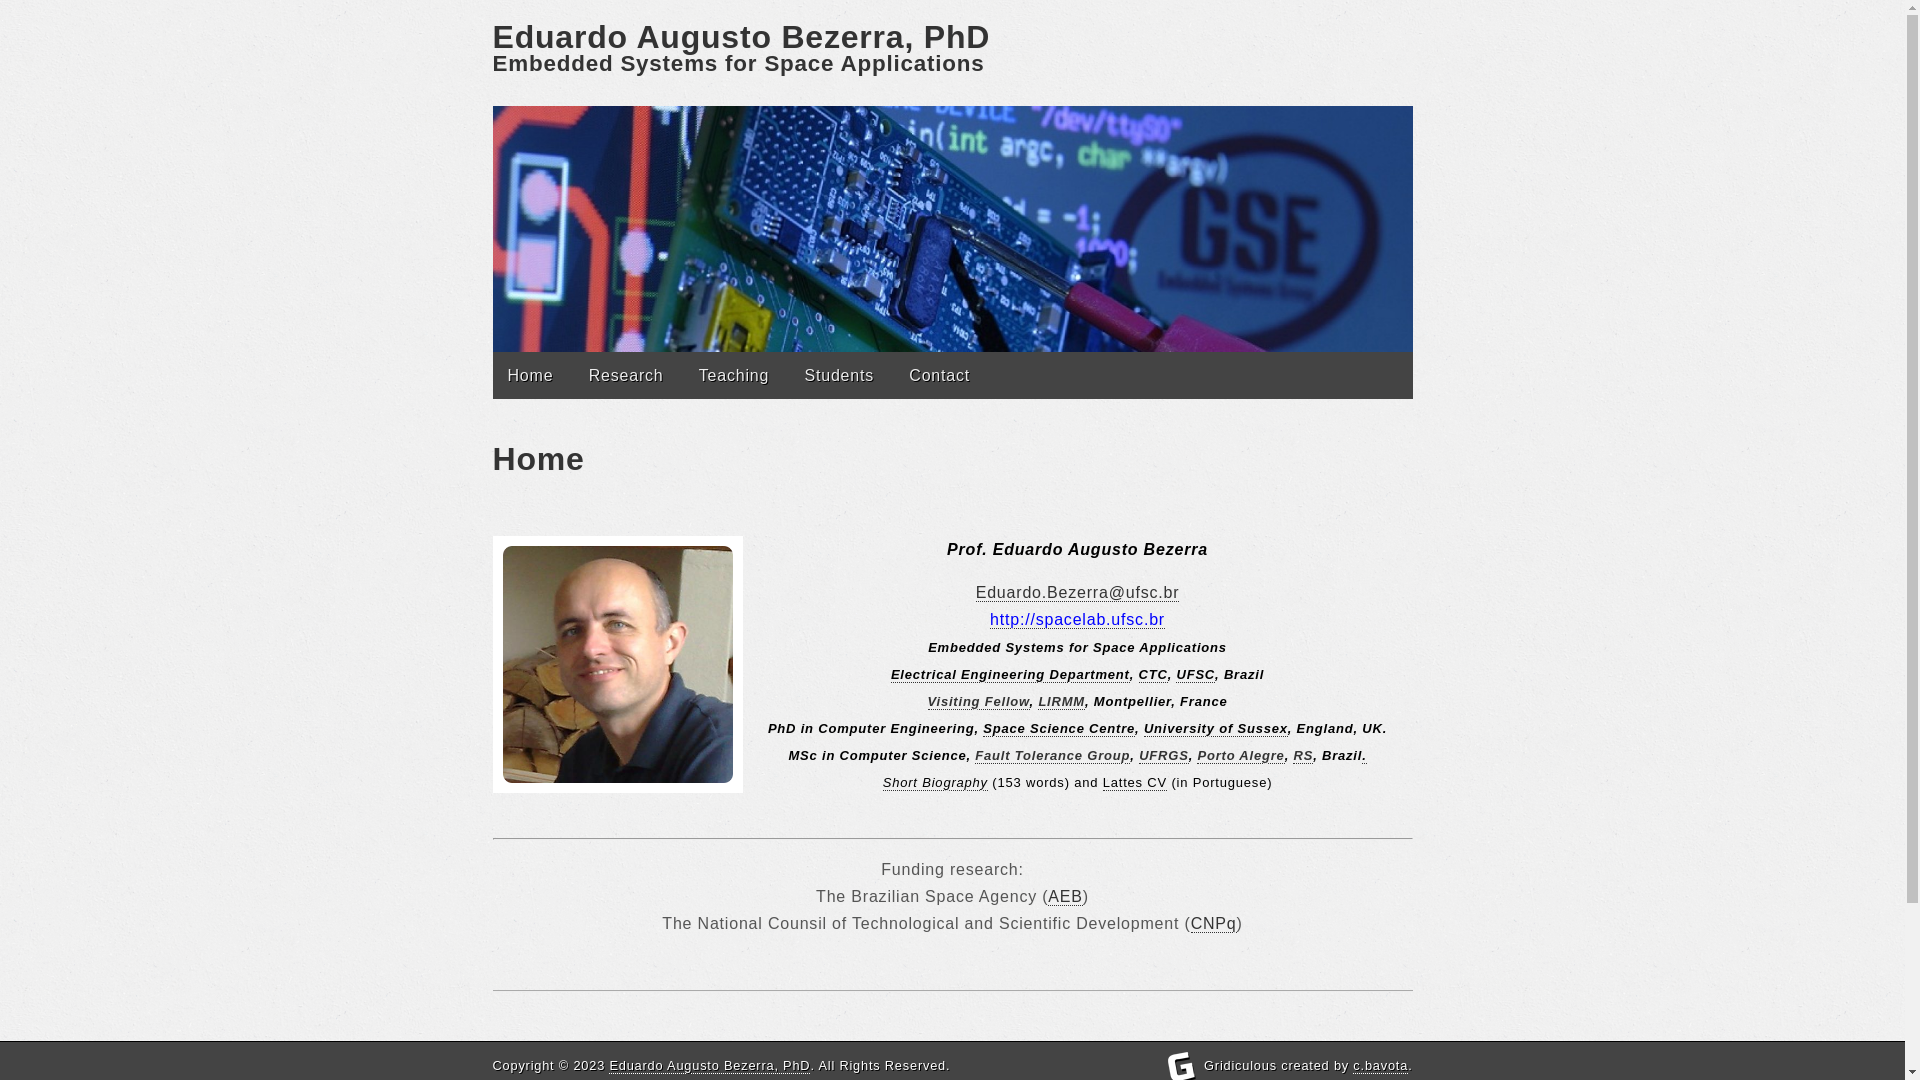 This screenshot has width=1920, height=1080. What do you see at coordinates (1058, 729) in the screenshot?
I see `'Space Science Centre'` at bounding box center [1058, 729].